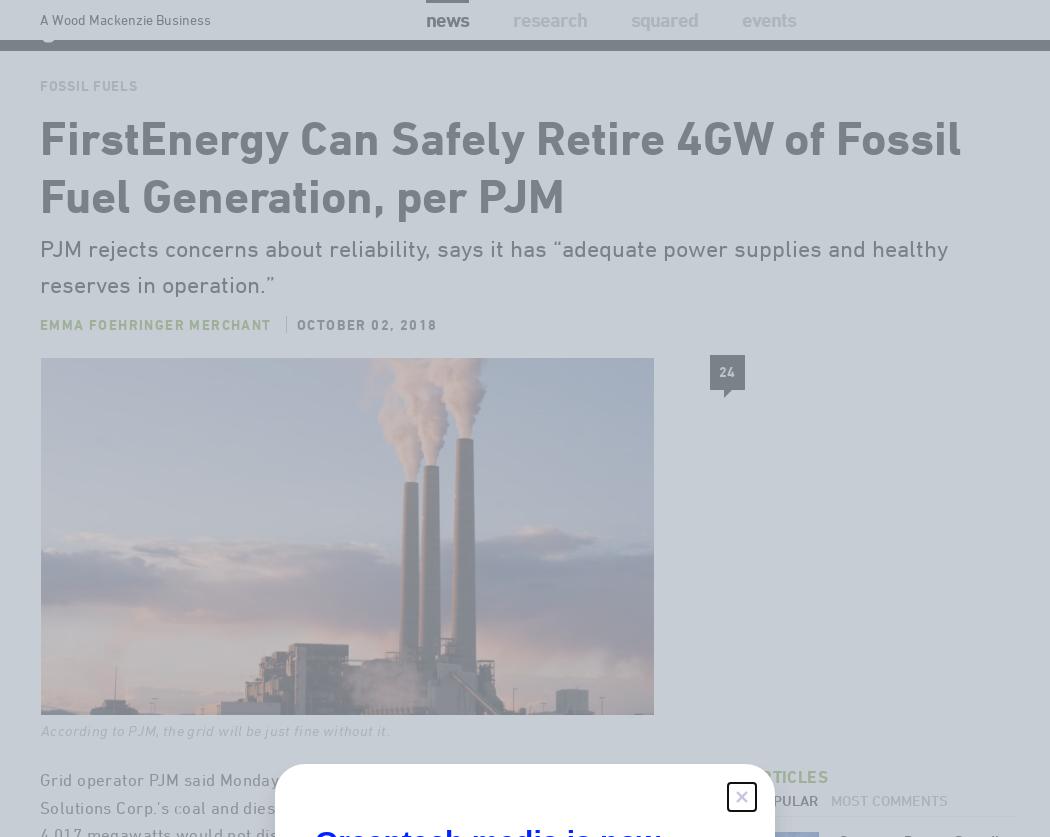 This screenshot has height=837, width=1050. I want to click on 'Squared', so click(662, 19).